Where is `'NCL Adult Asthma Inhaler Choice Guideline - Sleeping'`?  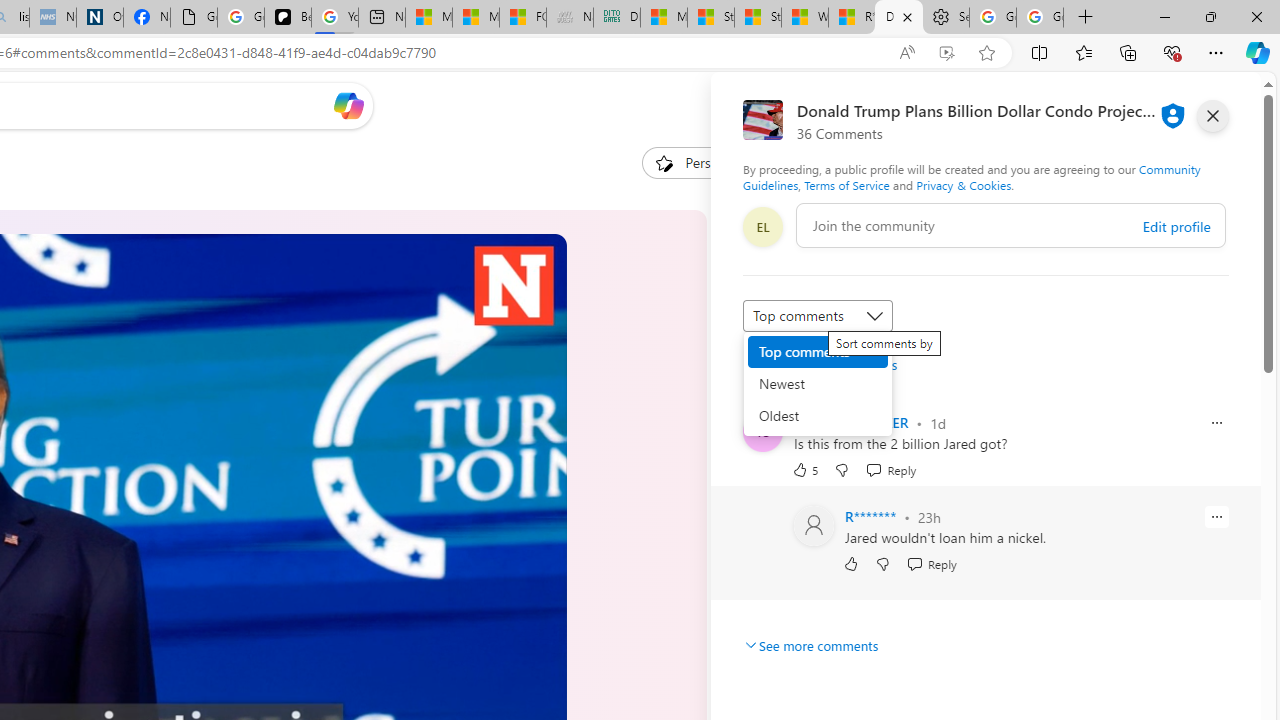
'NCL Adult Asthma Inhaler Choice Guideline - Sleeping' is located at coordinates (52, 17).